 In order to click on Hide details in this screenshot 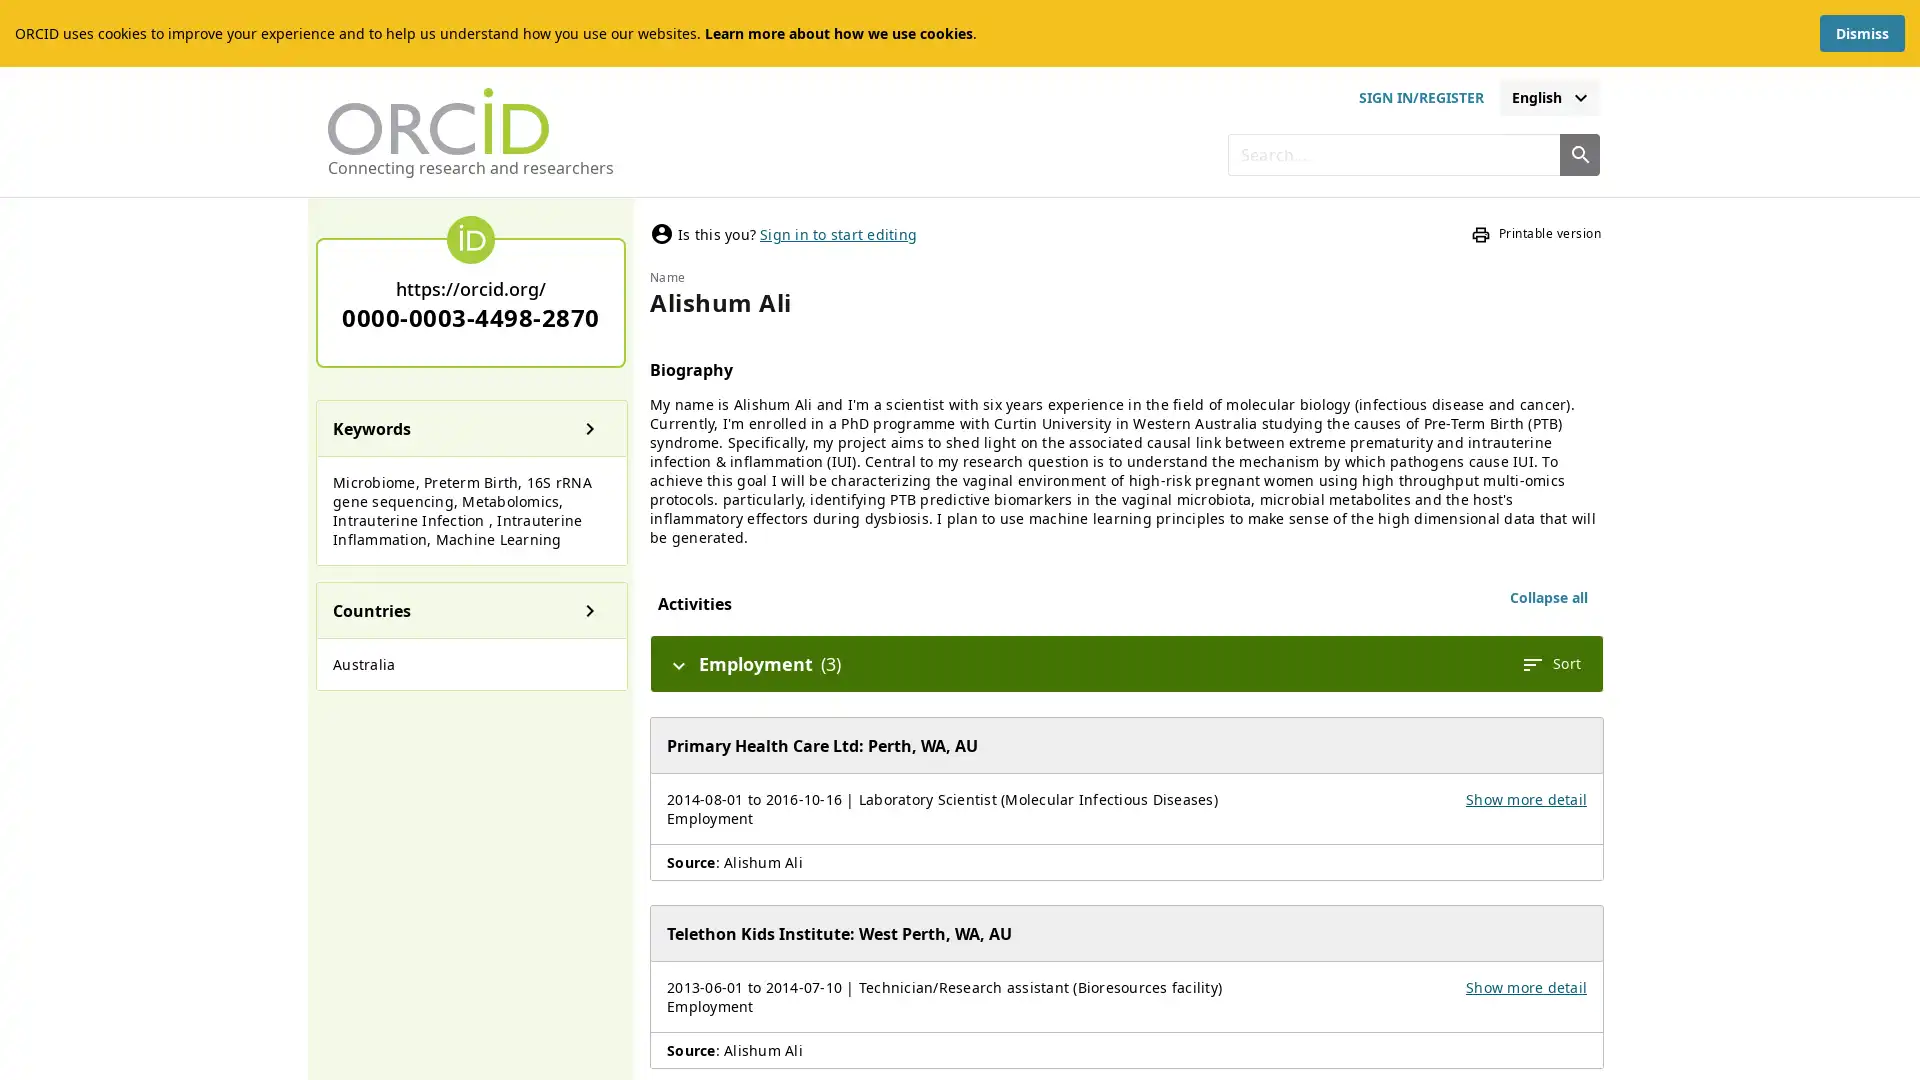, I will do `click(678, 663)`.